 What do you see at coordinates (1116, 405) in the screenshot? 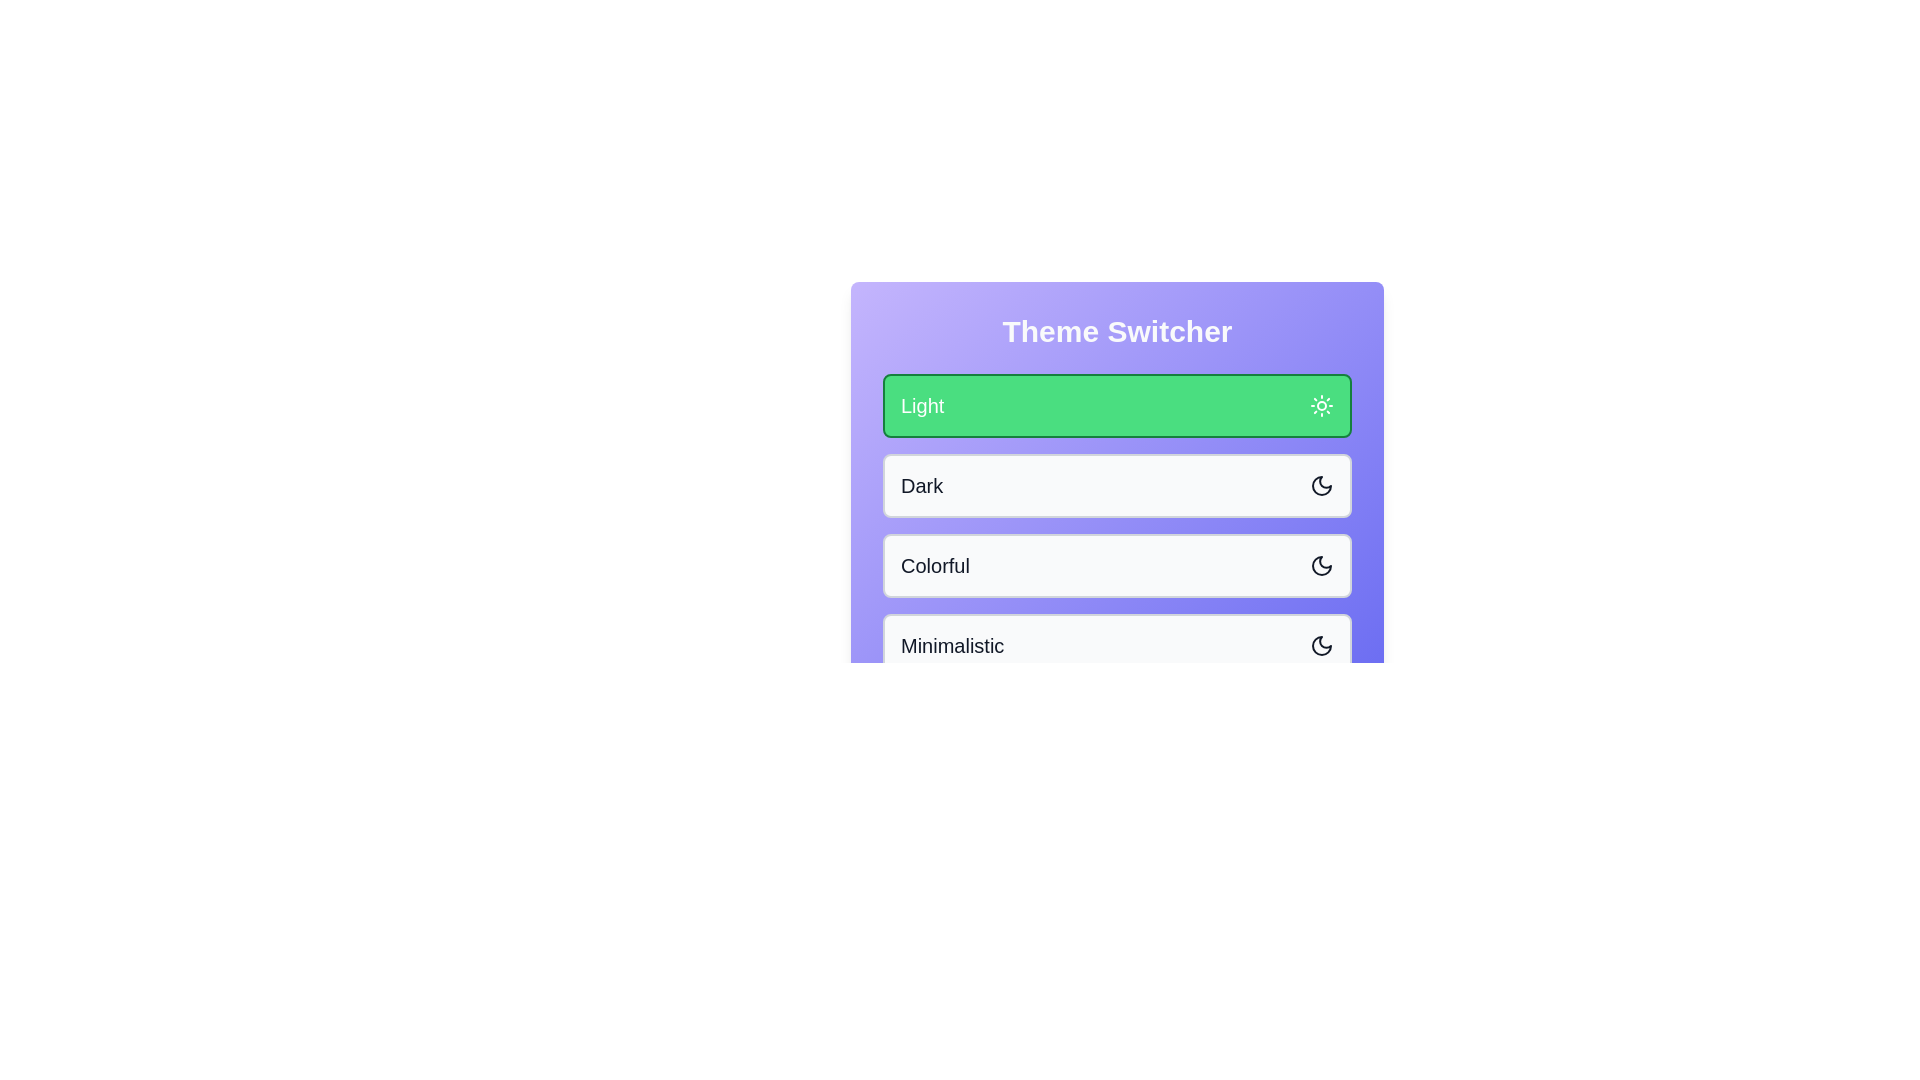
I see `the theme button for Light` at bounding box center [1116, 405].